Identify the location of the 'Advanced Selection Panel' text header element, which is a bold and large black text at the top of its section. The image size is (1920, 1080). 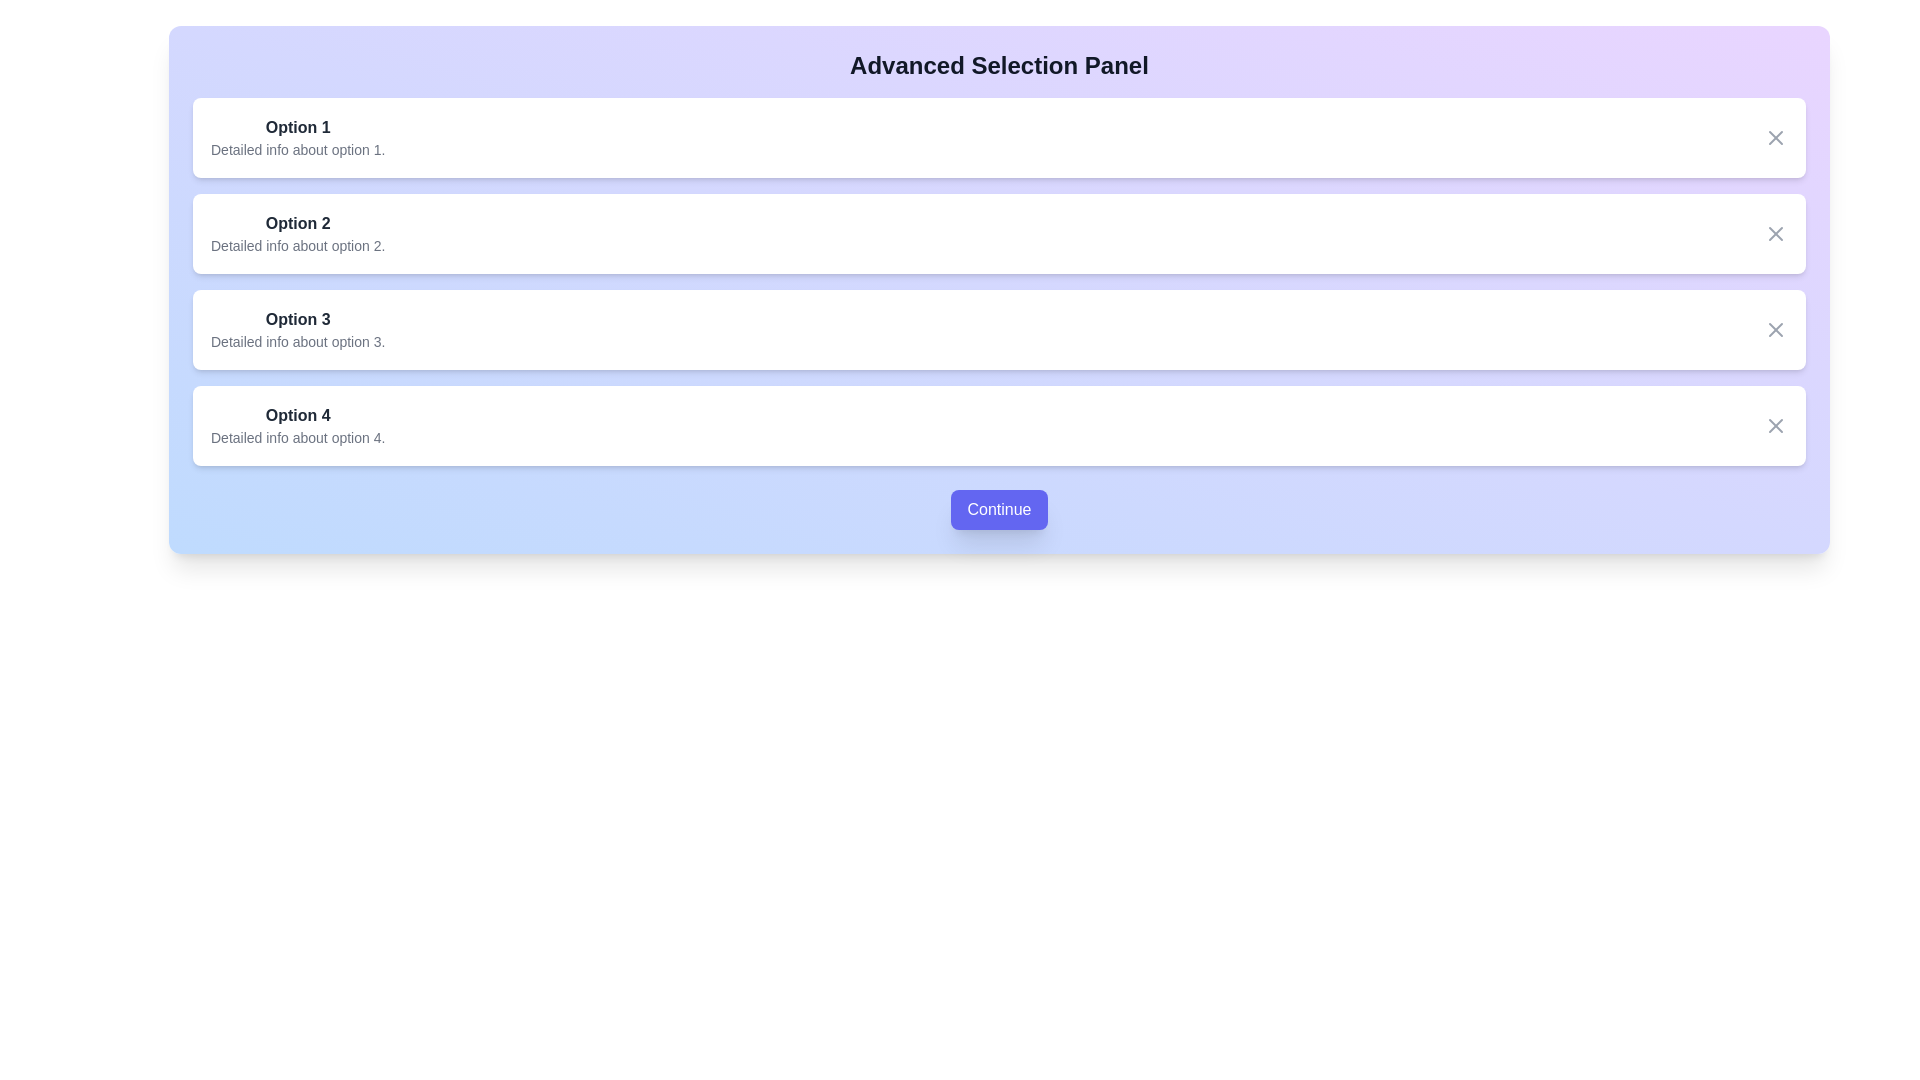
(999, 64).